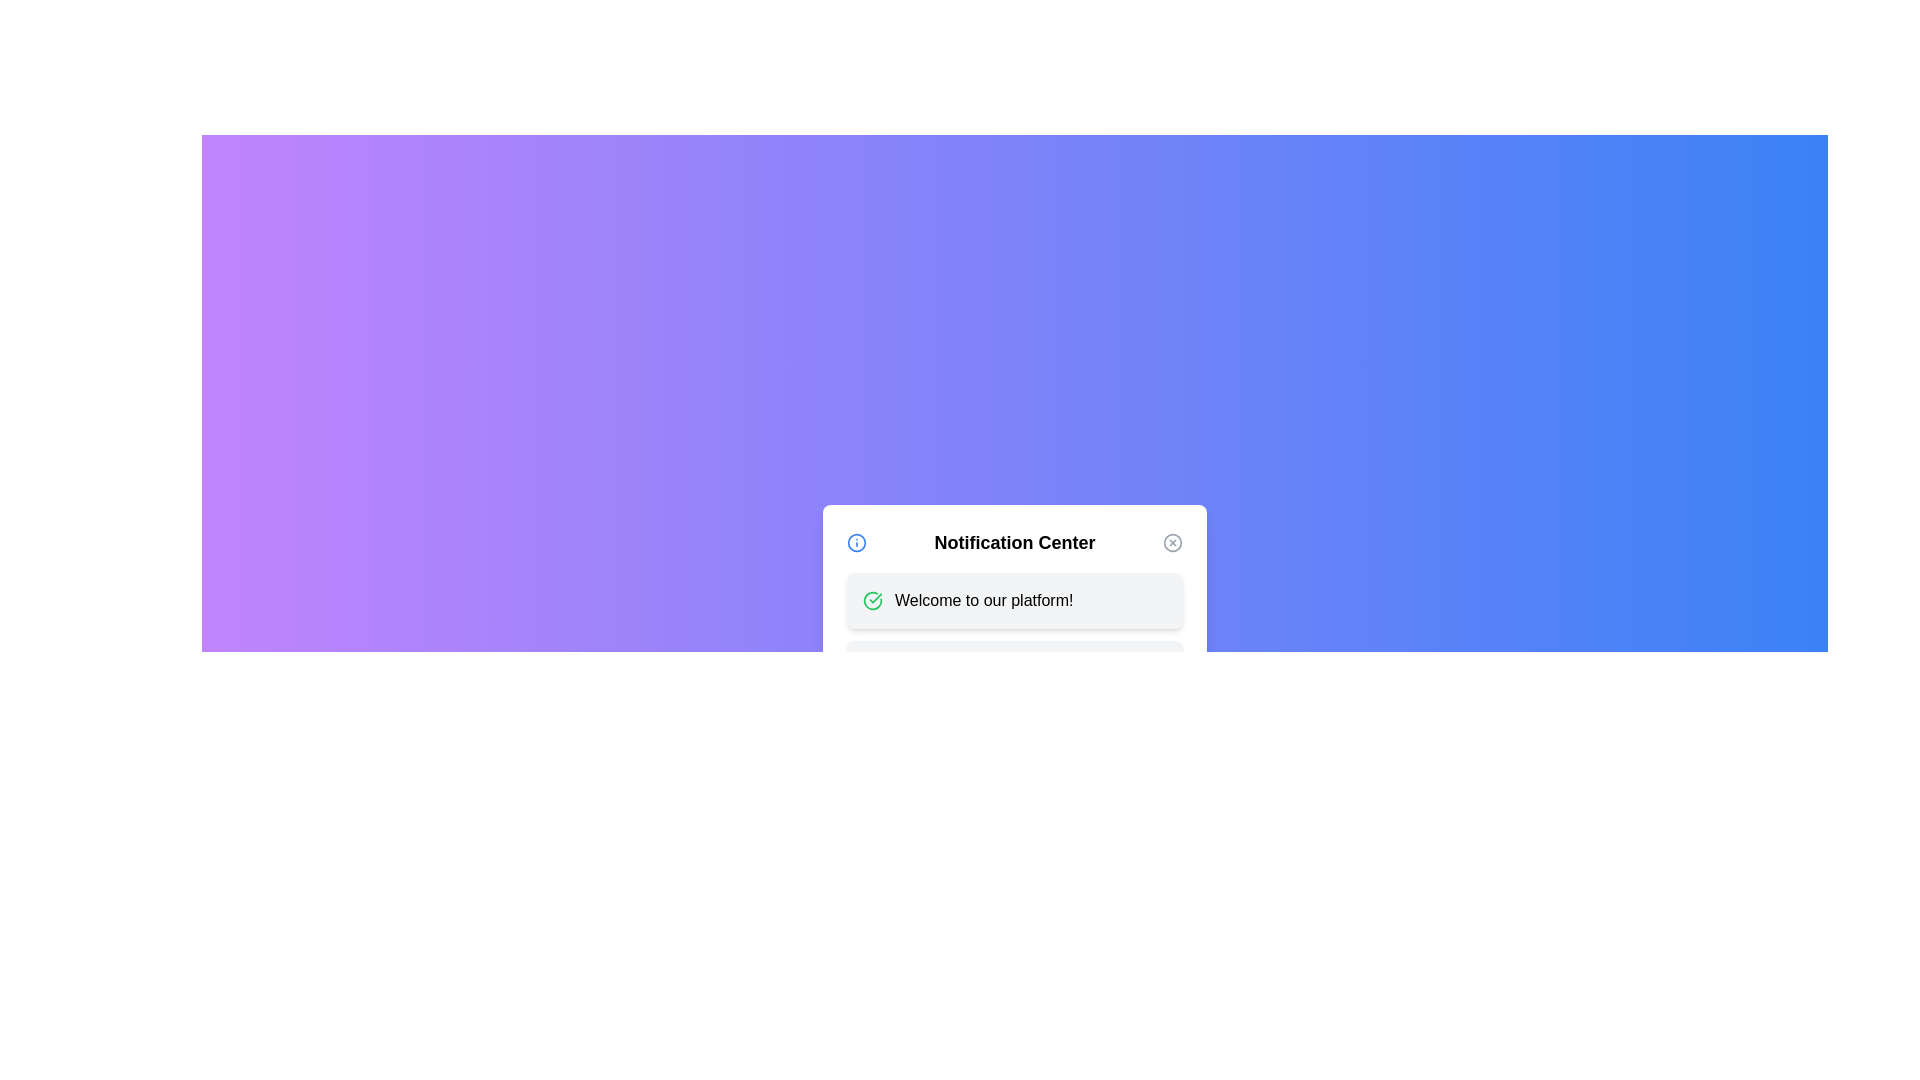 The width and height of the screenshot is (1920, 1080). Describe the element at coordinates (873, 600) in the screenshot. I see `the success confirmation icon located to the left of the message 'Welcome to our platform!' within the shadowed rectangular card` at that location.